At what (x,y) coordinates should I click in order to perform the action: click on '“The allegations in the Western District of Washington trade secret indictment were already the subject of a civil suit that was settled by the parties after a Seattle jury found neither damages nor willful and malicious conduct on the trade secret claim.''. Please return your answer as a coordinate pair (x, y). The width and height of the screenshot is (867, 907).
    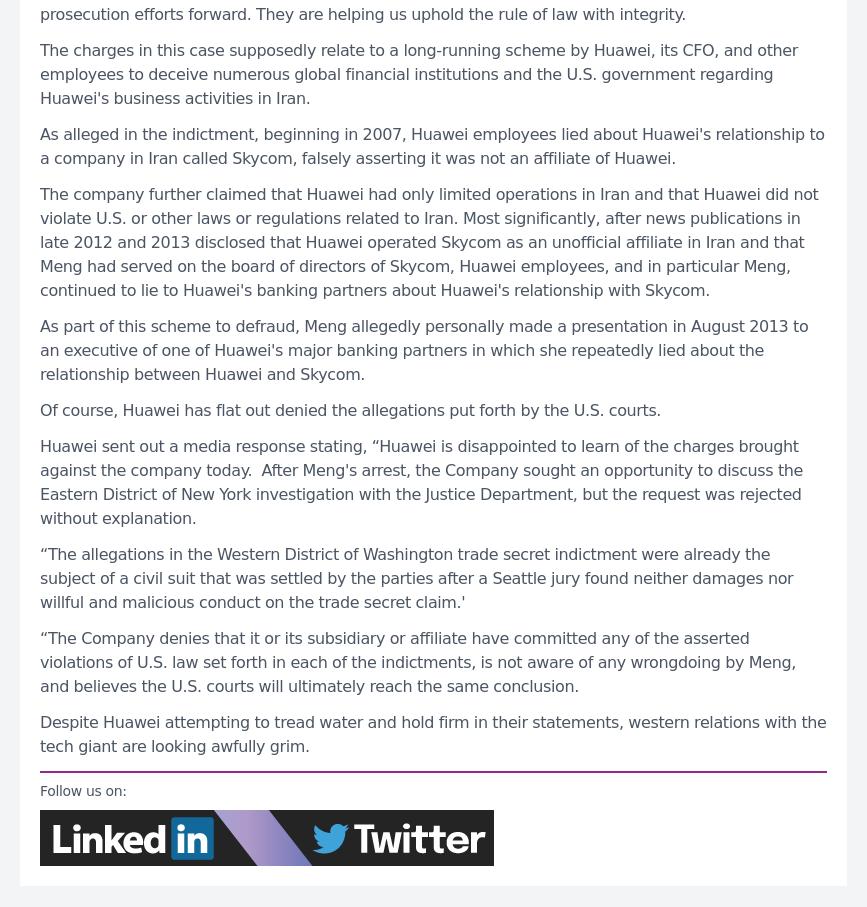
    Looking at the image, I should click on (416, 577).